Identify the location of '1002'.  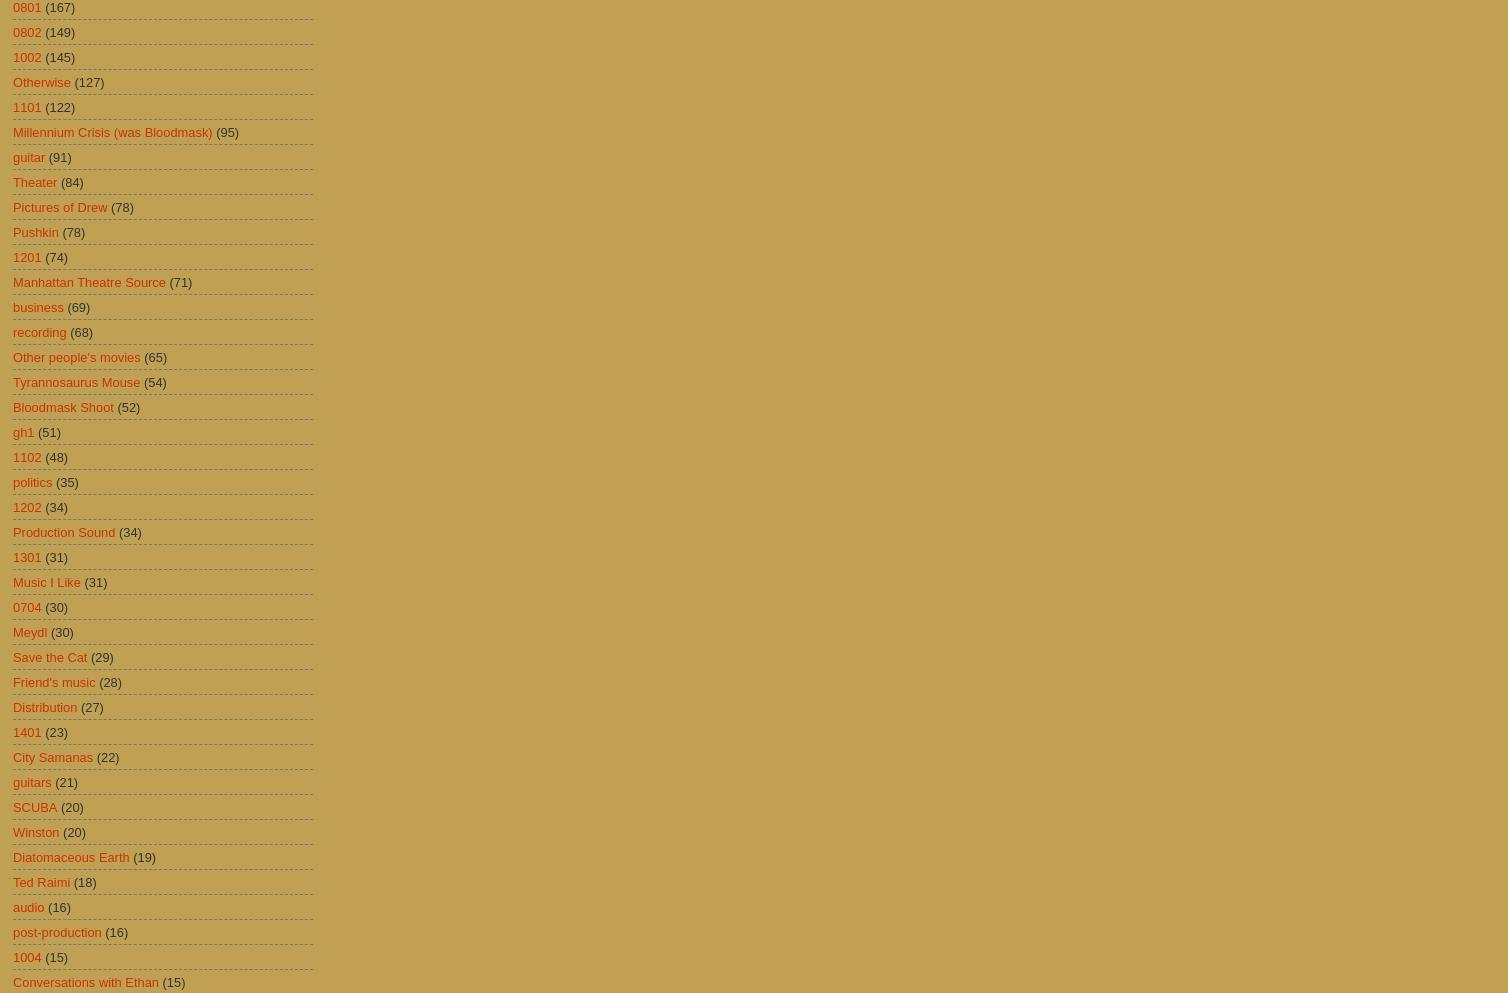
(26, 56).